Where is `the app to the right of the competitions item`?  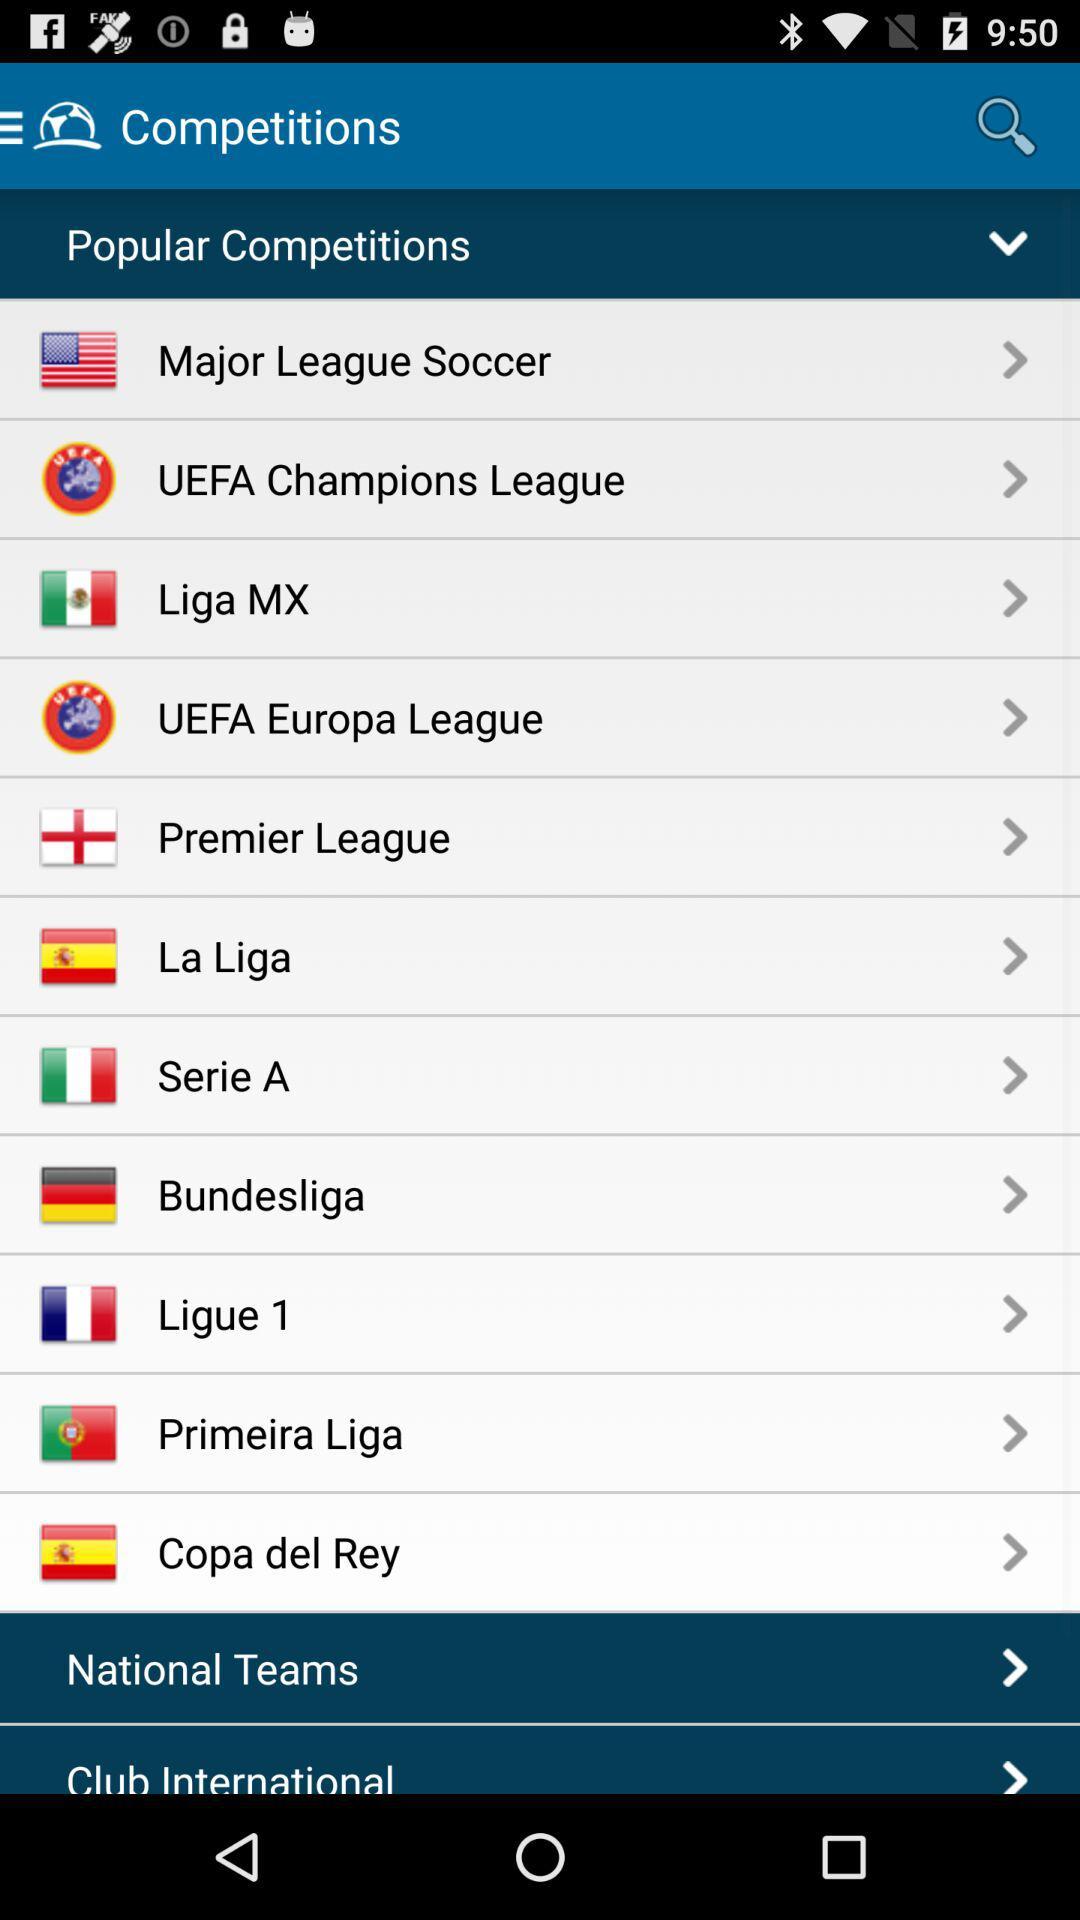
the app to the right of the competitions item is located at coordinates (1006, 124).